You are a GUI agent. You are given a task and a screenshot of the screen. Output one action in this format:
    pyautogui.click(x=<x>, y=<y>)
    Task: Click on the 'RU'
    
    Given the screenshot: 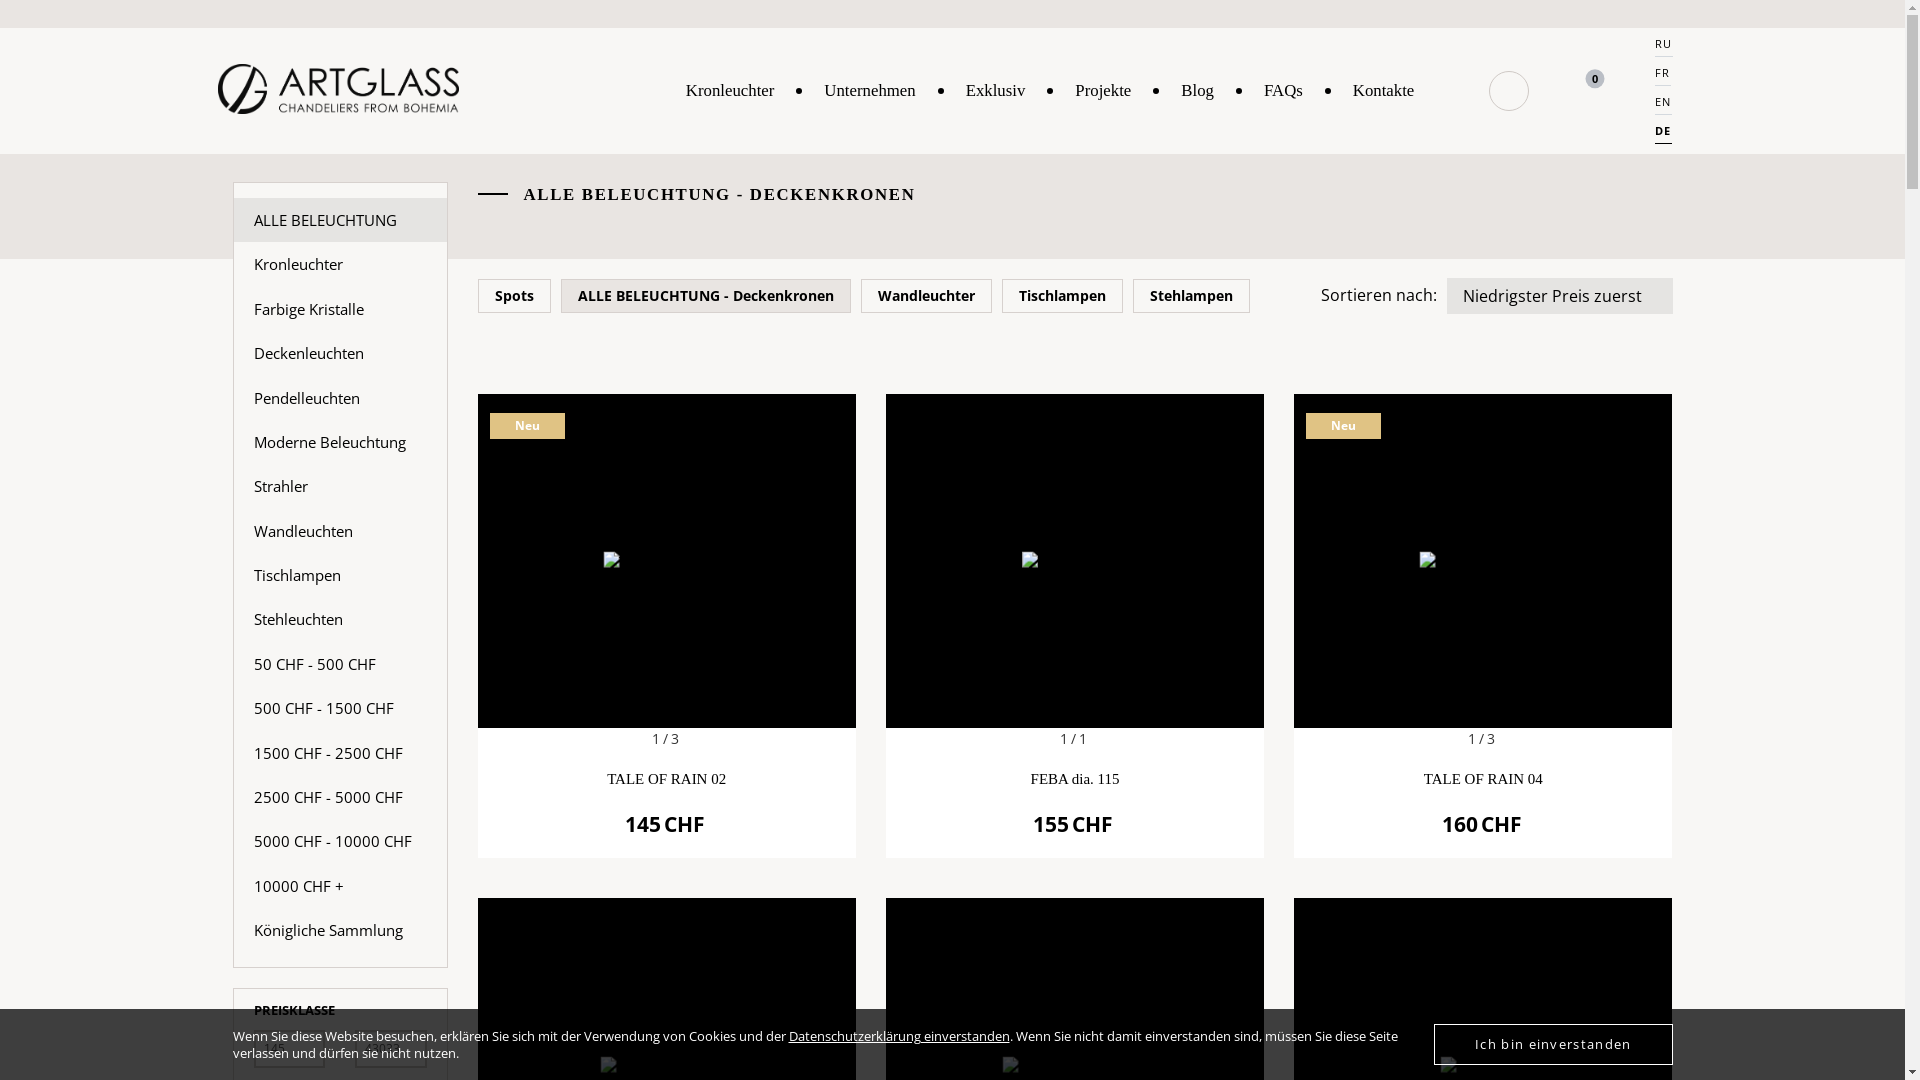 What is the action you would take?
    pyautogui.click(x=1663, y=46)
    